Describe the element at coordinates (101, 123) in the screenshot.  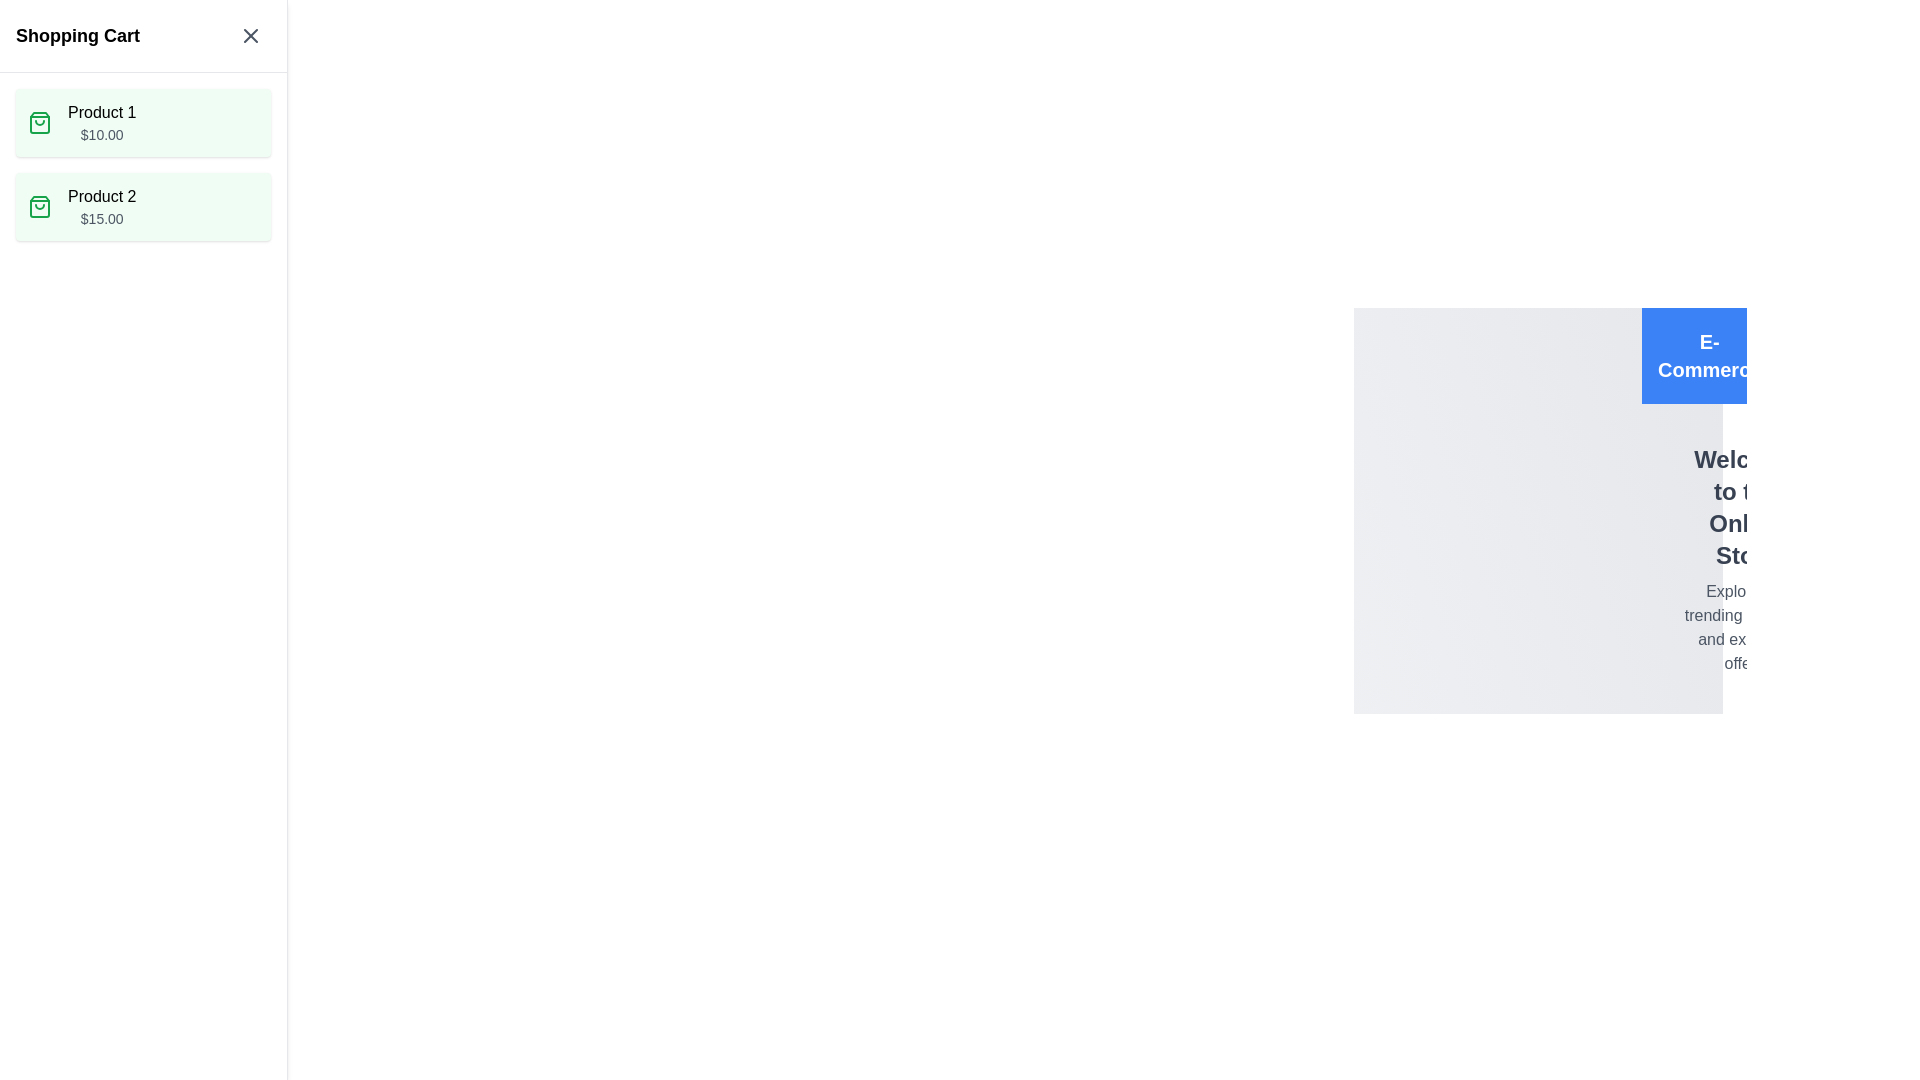
I see `the Text label (composite) that provides the name and price information for a product listed in the shopping cart, positioned under the 'Shopping Cart' header` at that location.